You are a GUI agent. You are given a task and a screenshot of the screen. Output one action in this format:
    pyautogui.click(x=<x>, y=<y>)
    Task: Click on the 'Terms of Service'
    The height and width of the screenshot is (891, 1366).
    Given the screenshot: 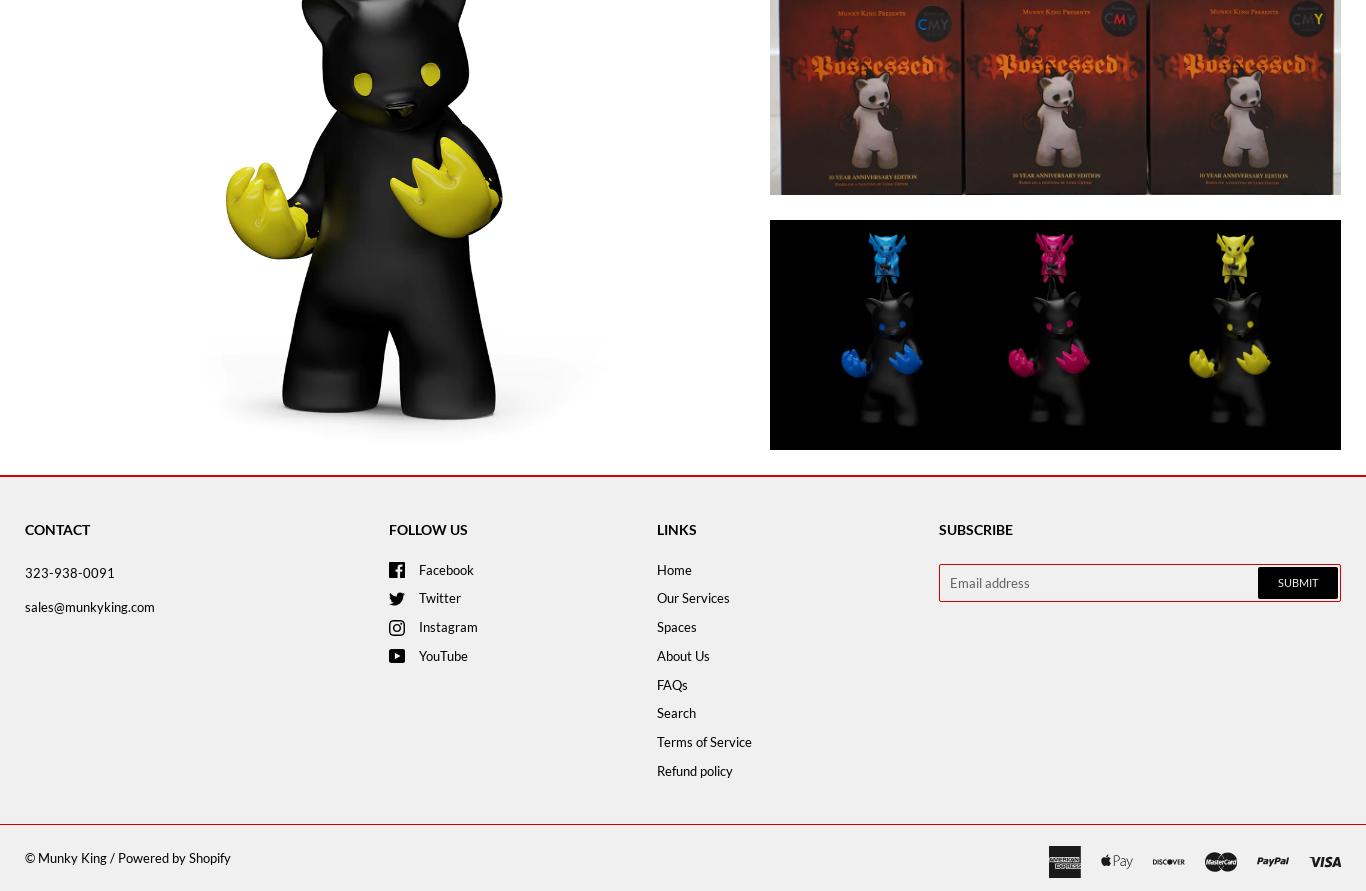 What is the action you would take?
    pyautogui.click(x=704, y=742)
    